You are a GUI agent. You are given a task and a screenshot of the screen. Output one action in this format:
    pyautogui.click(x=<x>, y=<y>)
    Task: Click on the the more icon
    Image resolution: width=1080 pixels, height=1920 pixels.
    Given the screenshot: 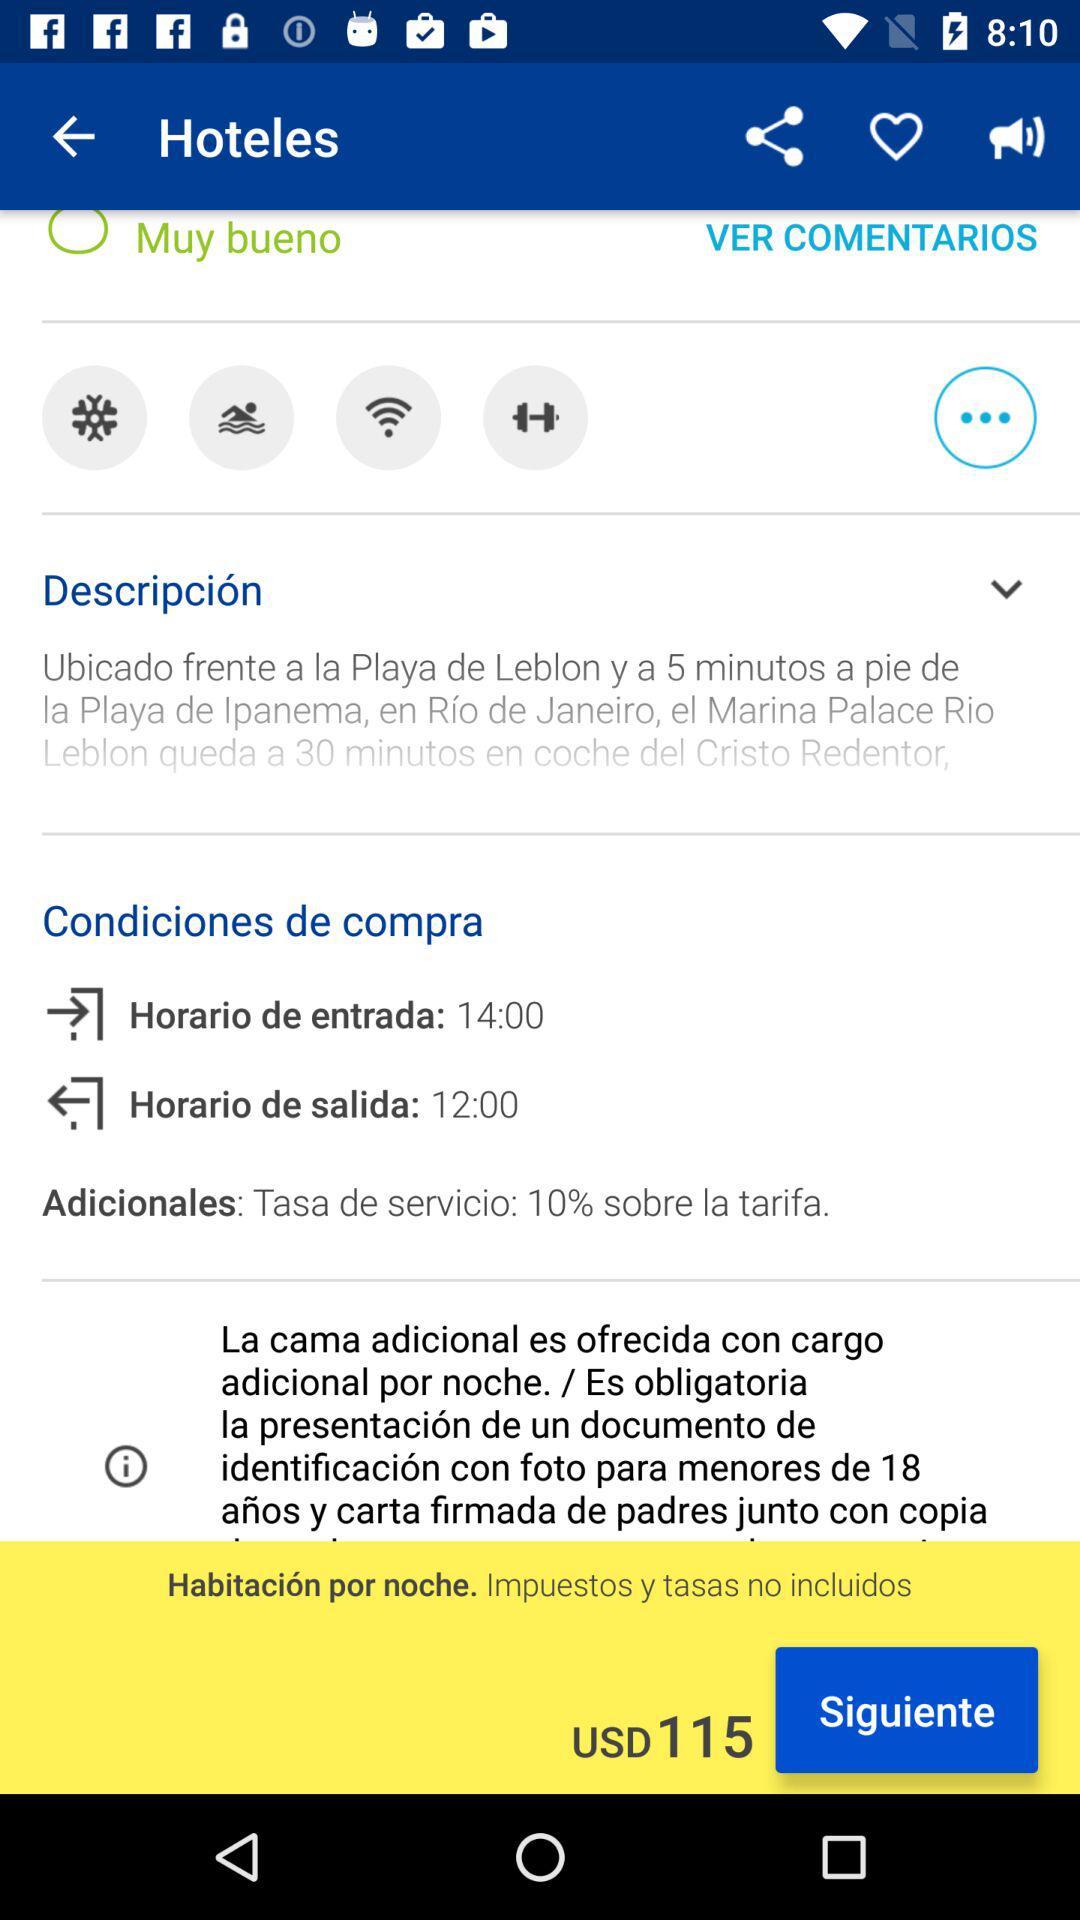 What is the action you would take?
    pyautogui.click(x=984, y=416)
    